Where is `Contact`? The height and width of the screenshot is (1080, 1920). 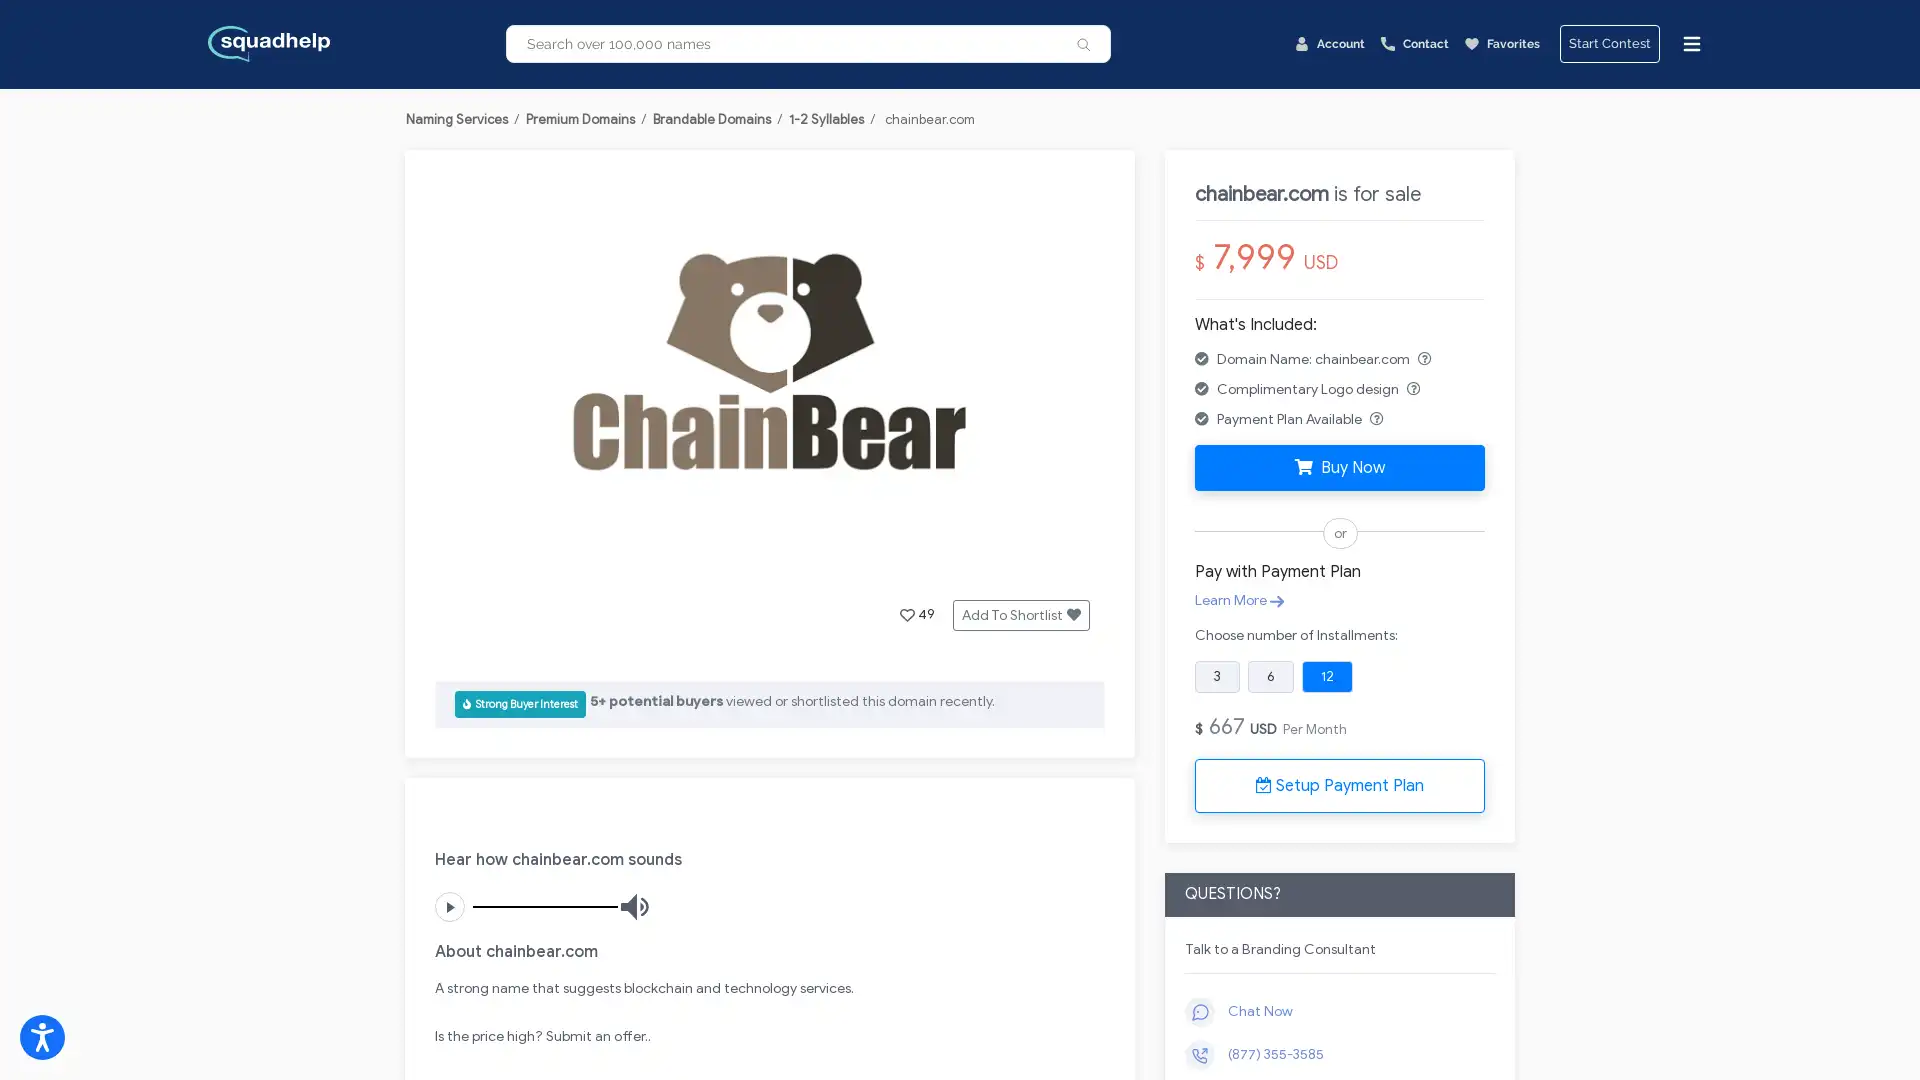
Contact is located at coordinates (1414, 43).